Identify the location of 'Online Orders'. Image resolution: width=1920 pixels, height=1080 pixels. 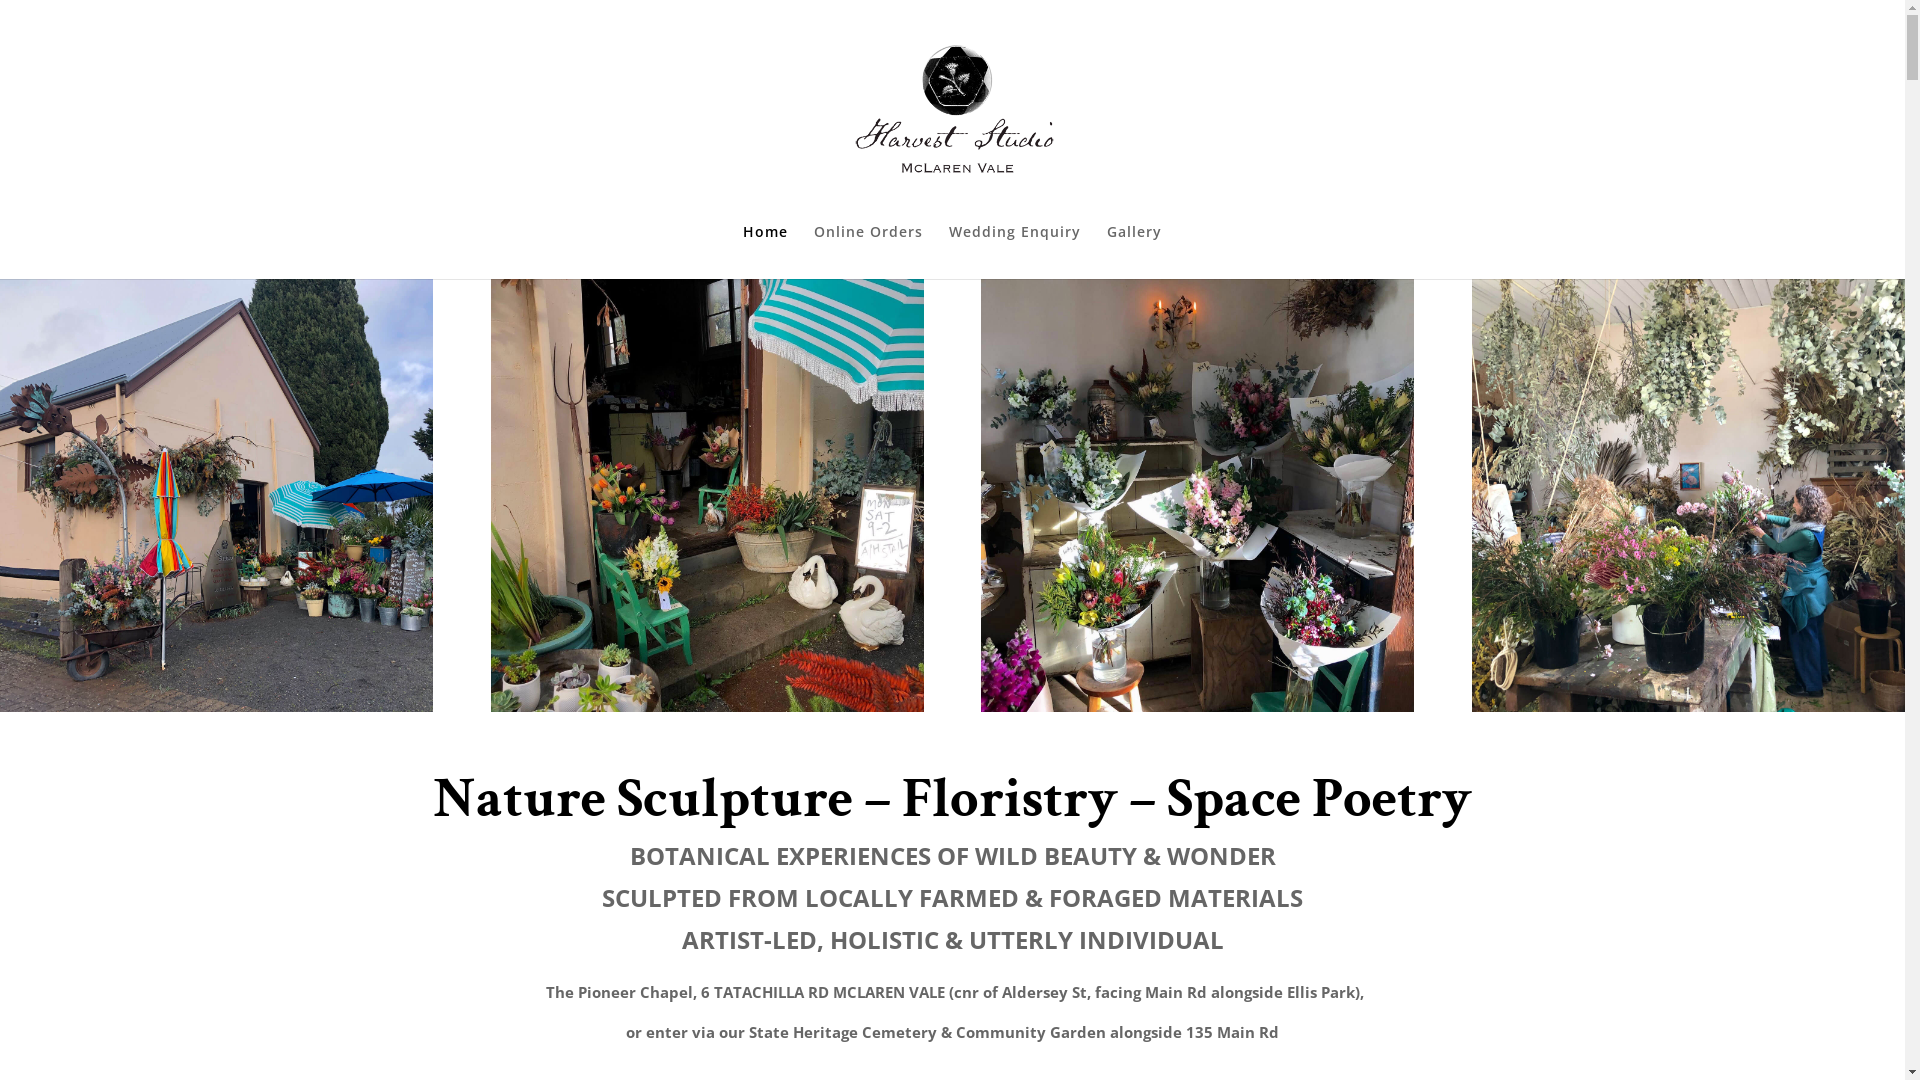
(868, 250).